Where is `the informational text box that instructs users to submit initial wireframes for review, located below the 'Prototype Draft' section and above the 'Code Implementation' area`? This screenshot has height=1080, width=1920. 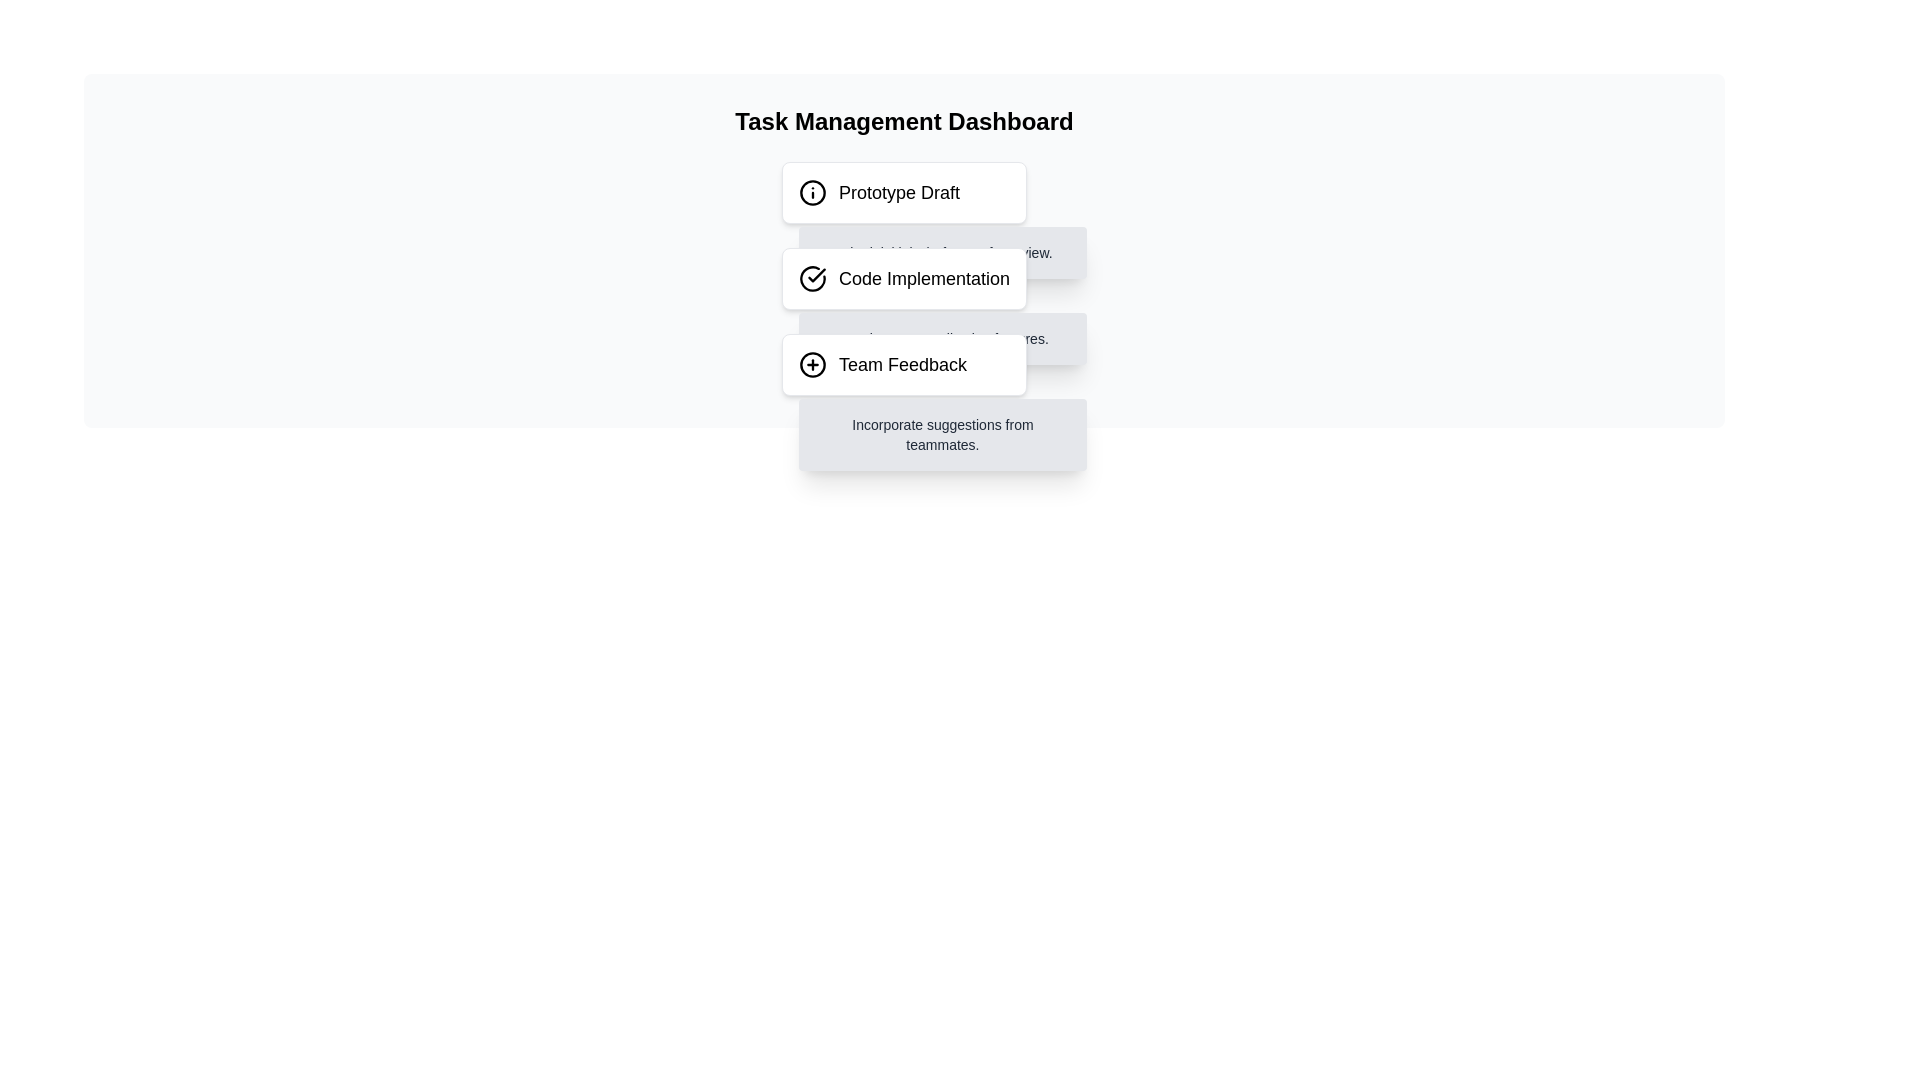 the informational text box that instructs users to submit initial wireframes for review, located below the 'Prototype Draft' section and above the 'Code Implementation' area is located at coordinates (941, 252).